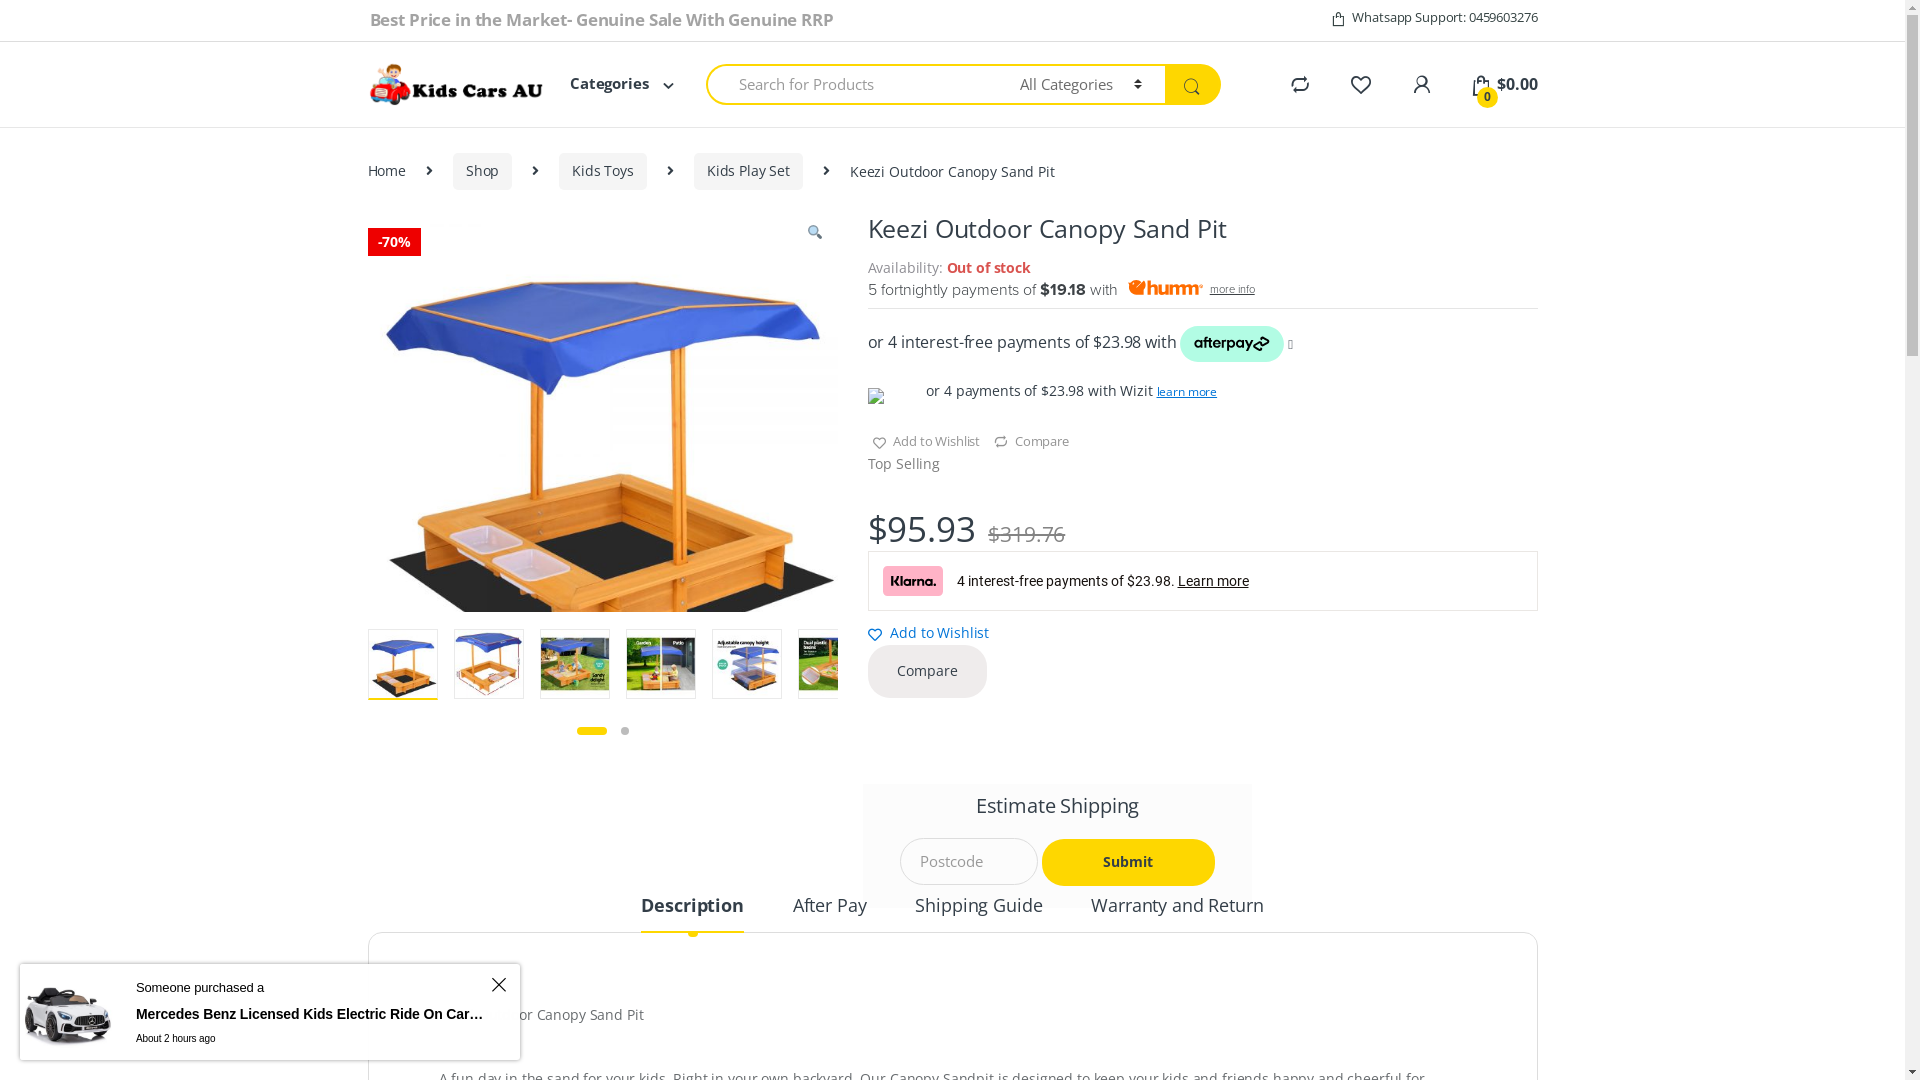  What do you see at coordinates (1186, 391) in the screenshot?
I see `'learn more'` at bounding box center [1186, 391].